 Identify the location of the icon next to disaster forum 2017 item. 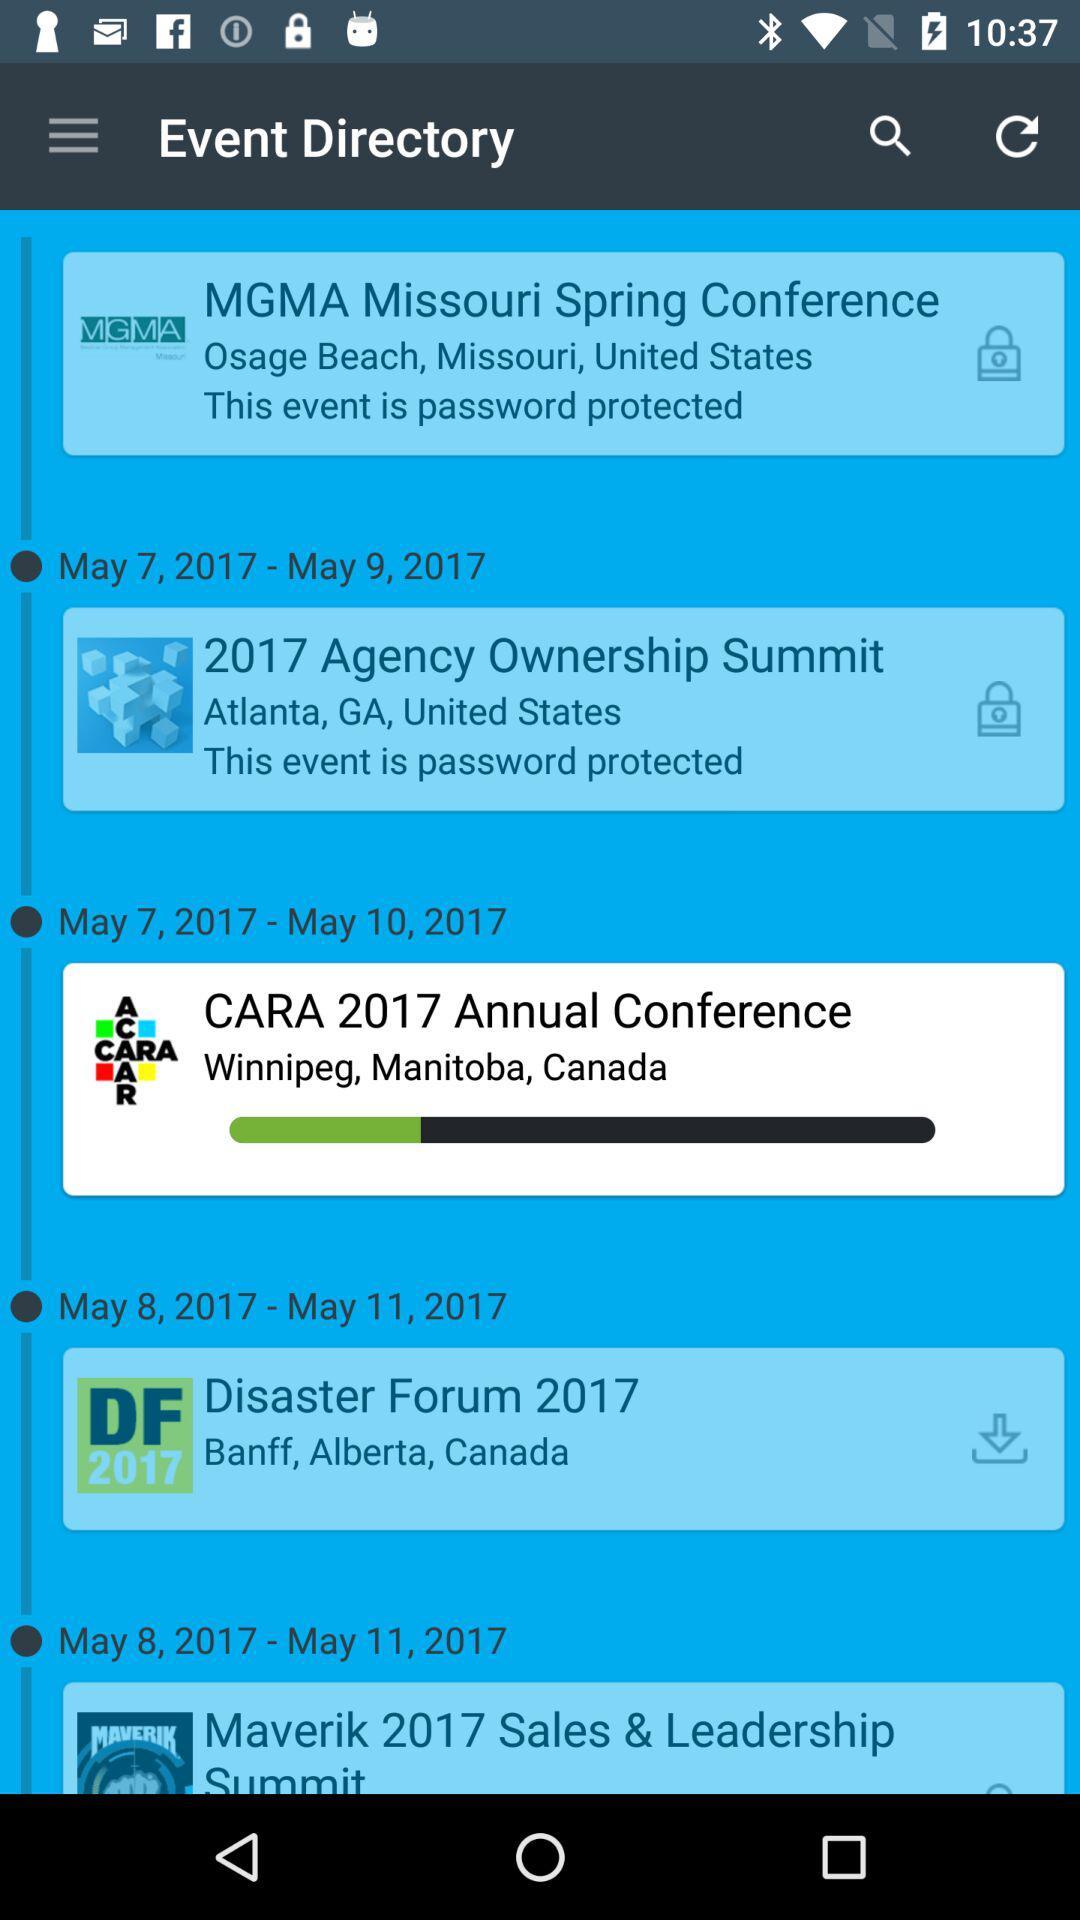
(999, 1437).